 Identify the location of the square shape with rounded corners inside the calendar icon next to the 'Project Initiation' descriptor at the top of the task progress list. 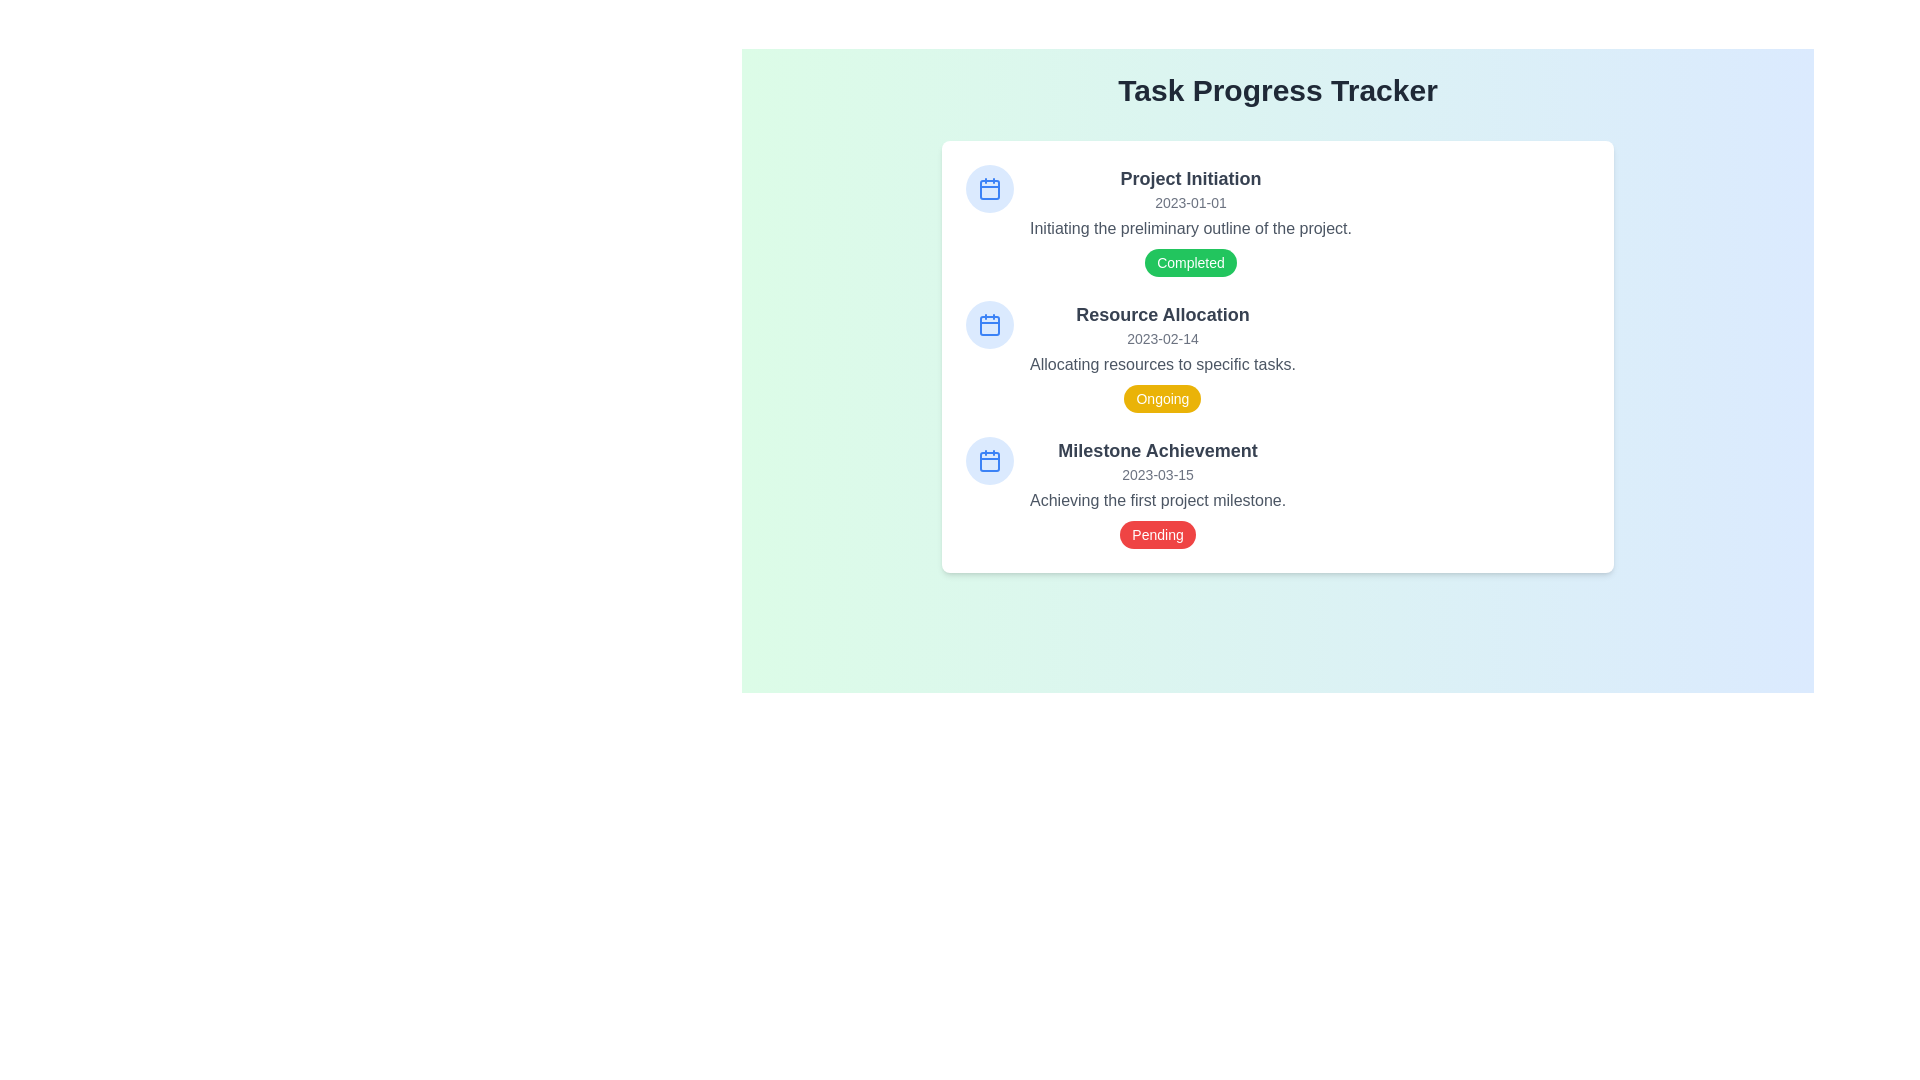
(989, 189).